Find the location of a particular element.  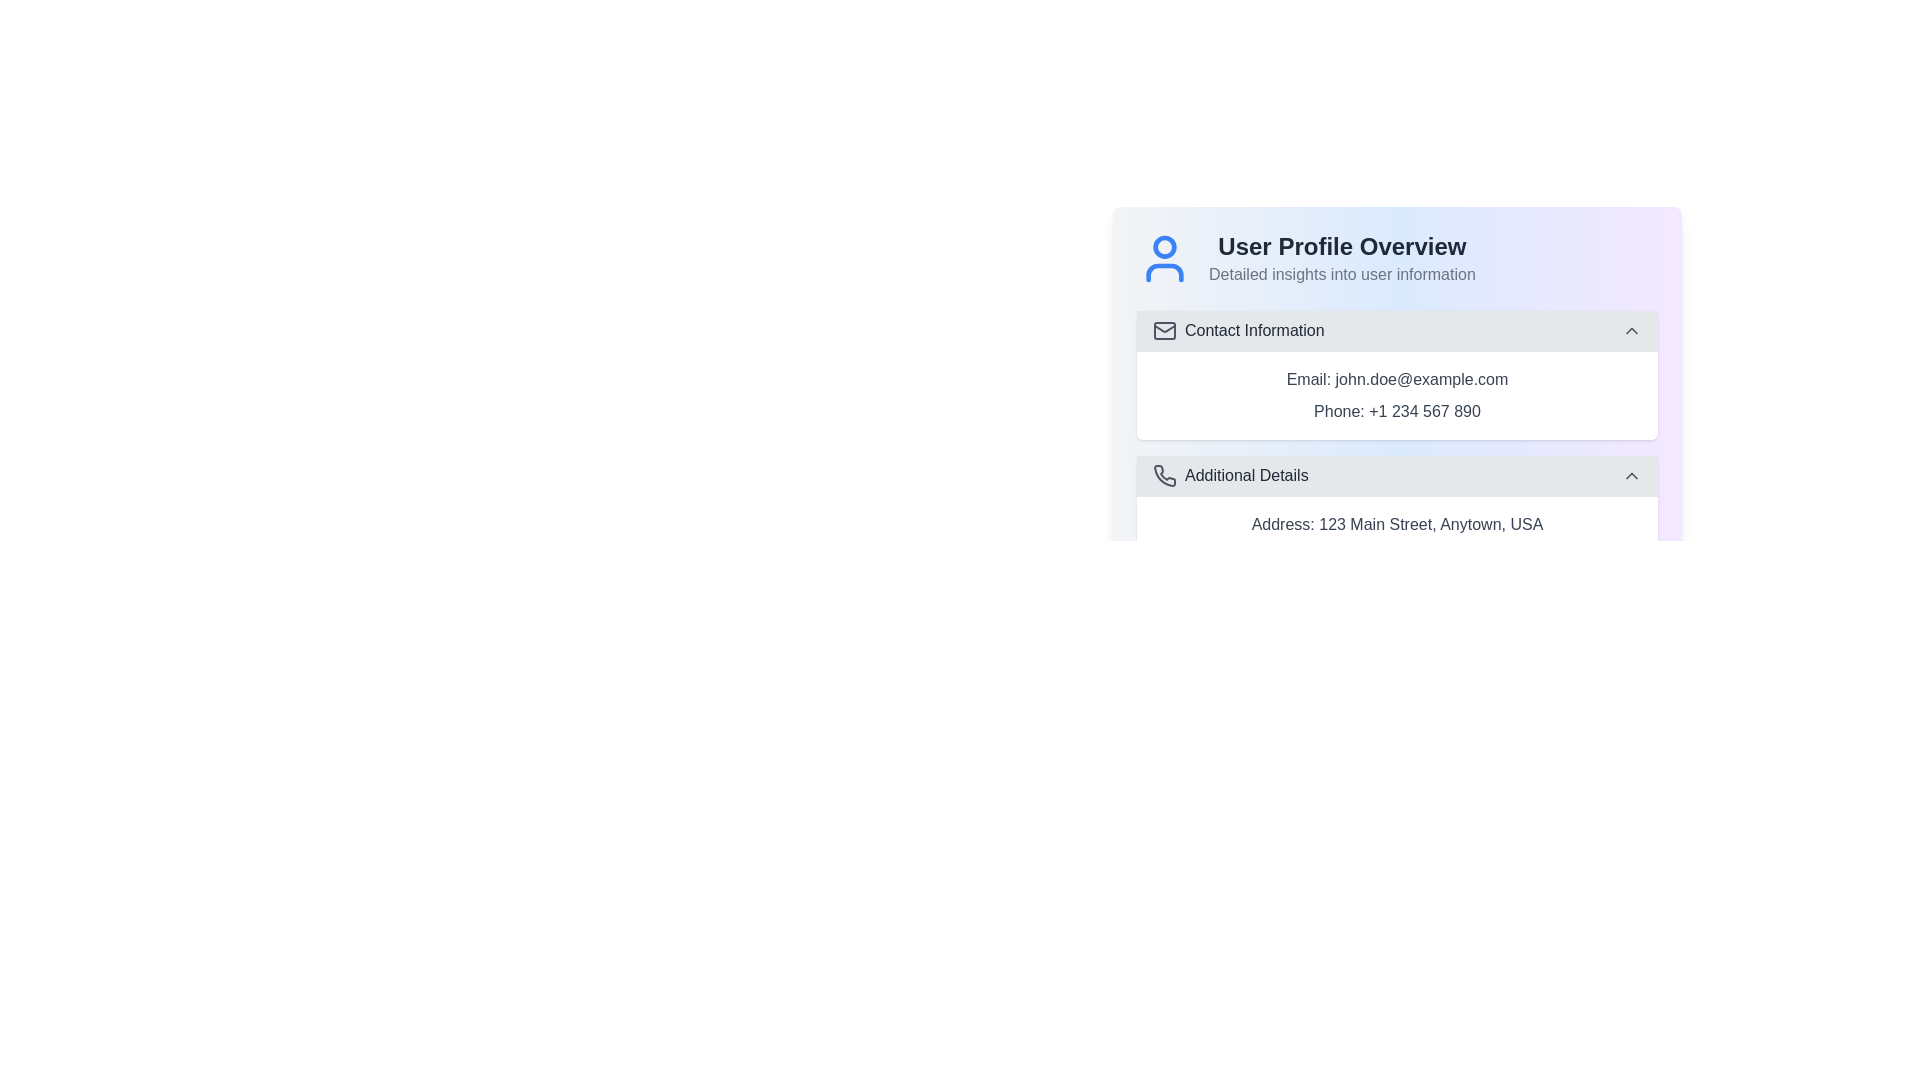

the upward-pointing gray chevron icon located at the far right side of the 'Additional Details' section header is located at coordinates (1632, 475).